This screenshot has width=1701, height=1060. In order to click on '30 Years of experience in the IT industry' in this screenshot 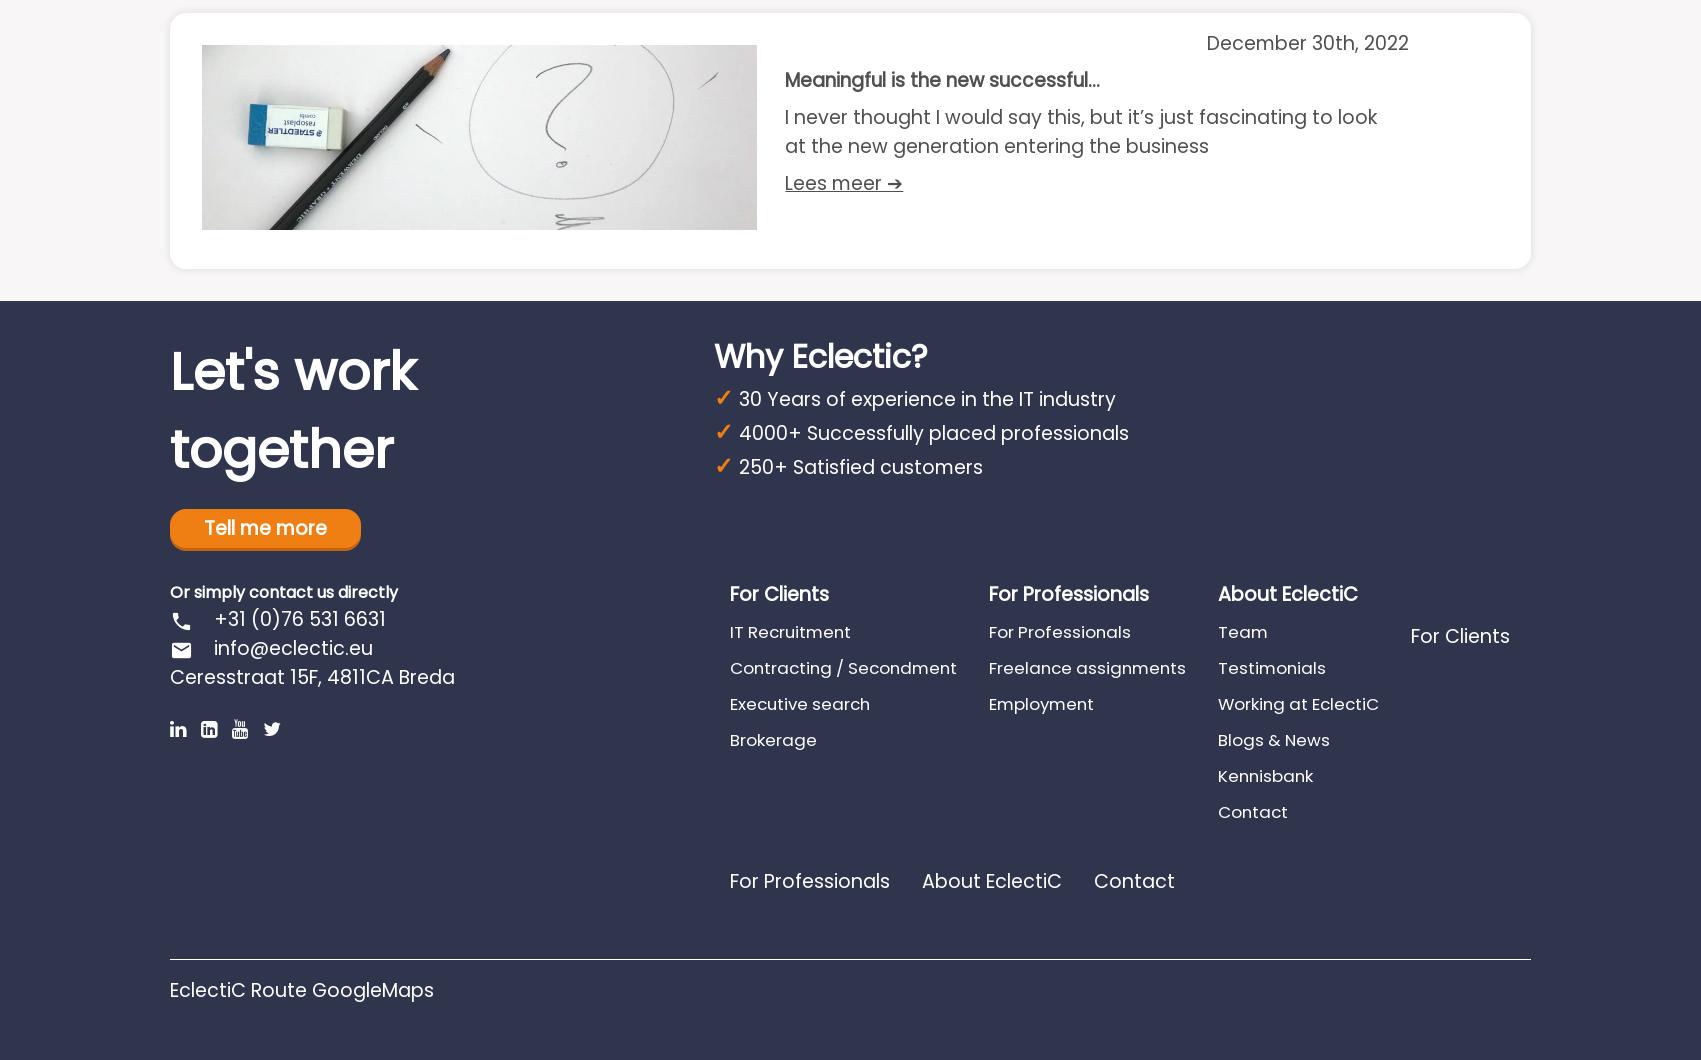, I will do `click(926, 398)`.